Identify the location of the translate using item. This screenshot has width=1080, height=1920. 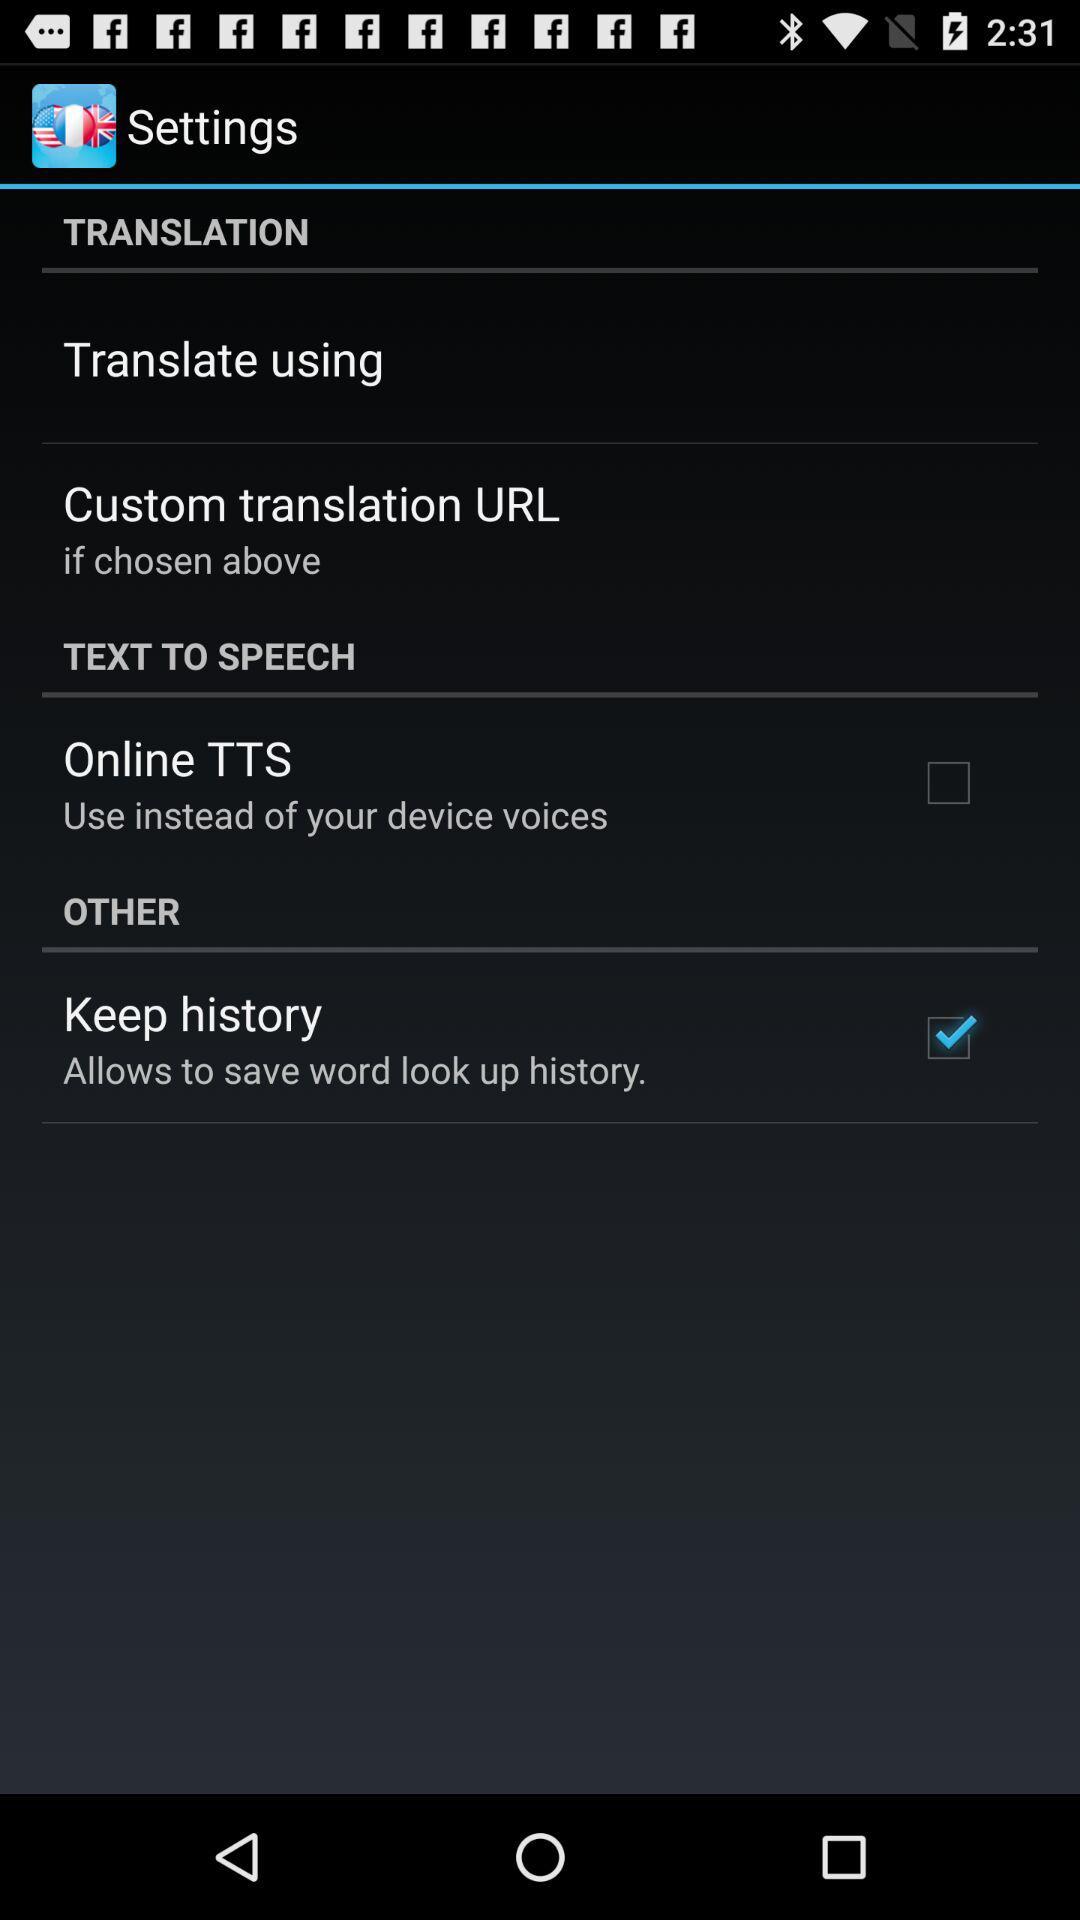
(223, 358).